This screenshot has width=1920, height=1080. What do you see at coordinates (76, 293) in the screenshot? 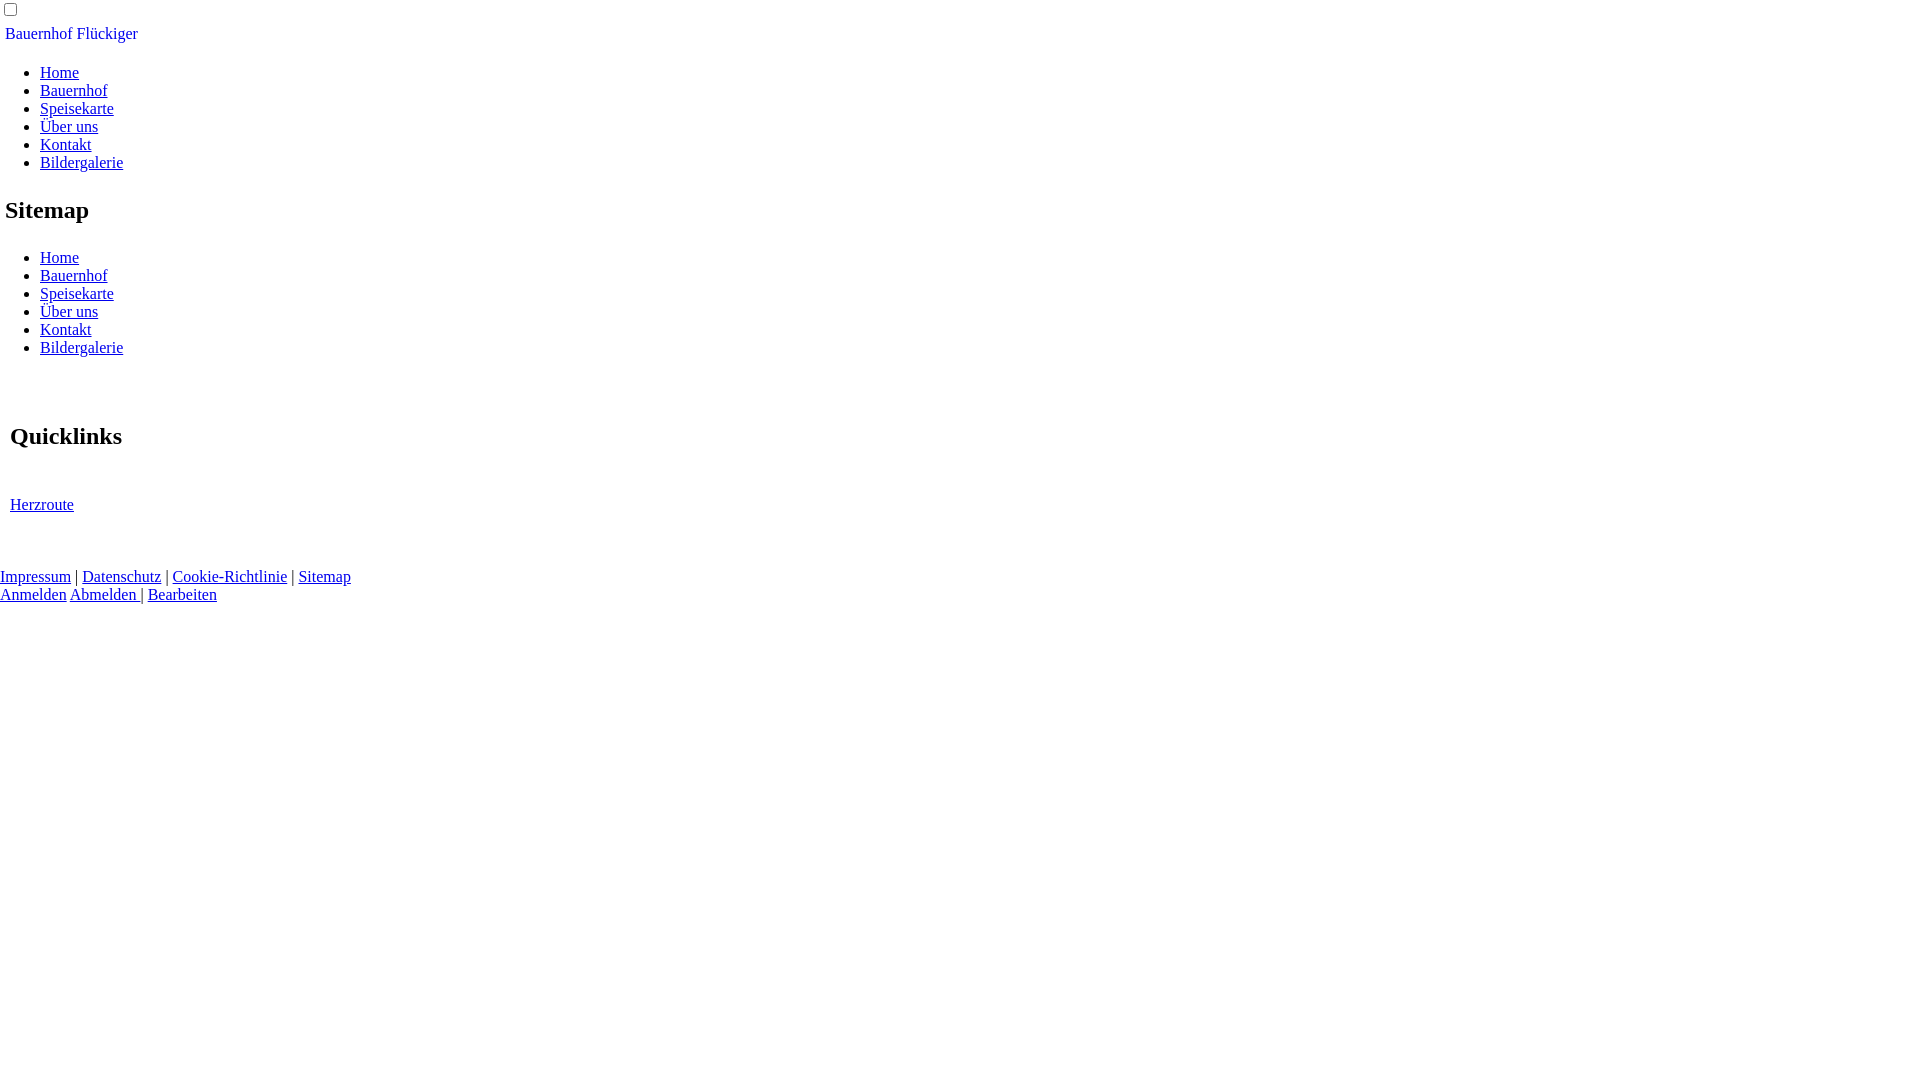
I see `'Speisekarte'` at bounding box center [76, 293].